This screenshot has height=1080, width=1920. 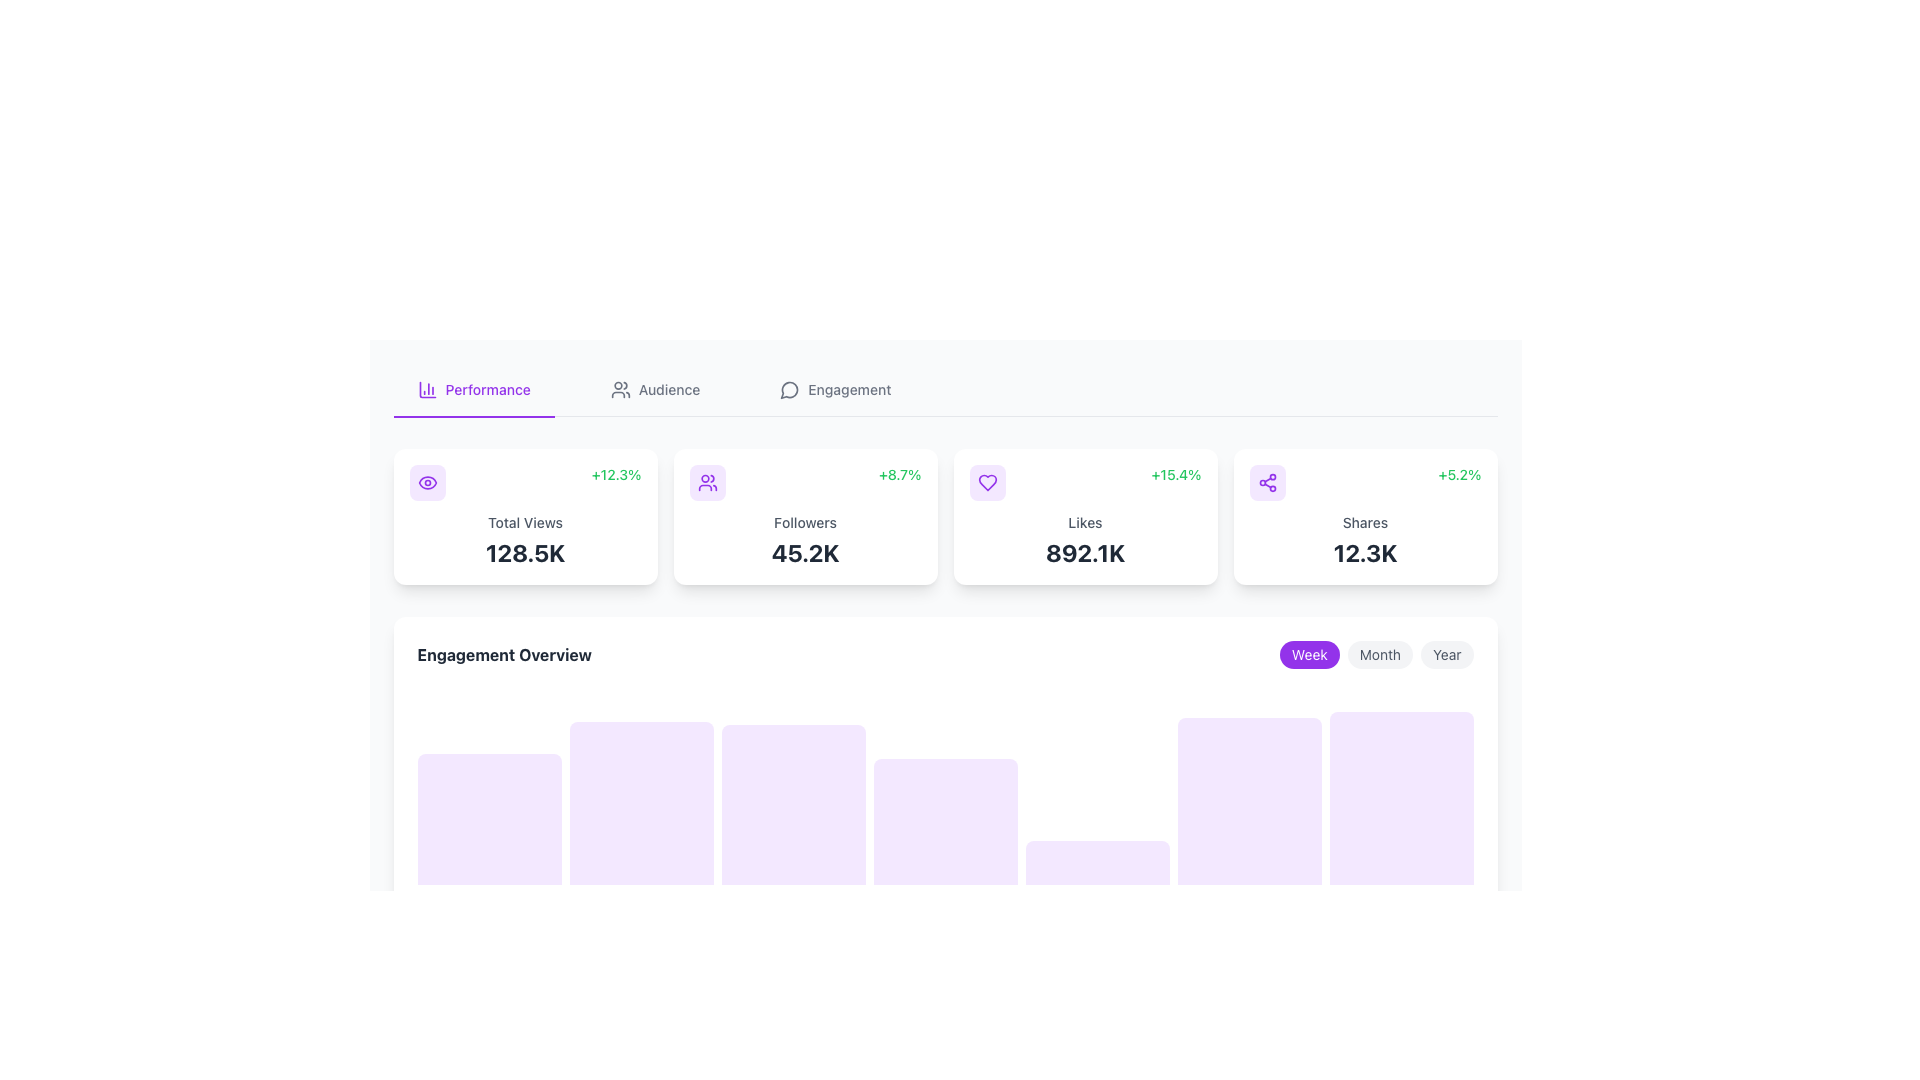 I want to click on the 'Engagement' tab, which is the third tab in the horizontal navigation list, so click(x=835, y=389).